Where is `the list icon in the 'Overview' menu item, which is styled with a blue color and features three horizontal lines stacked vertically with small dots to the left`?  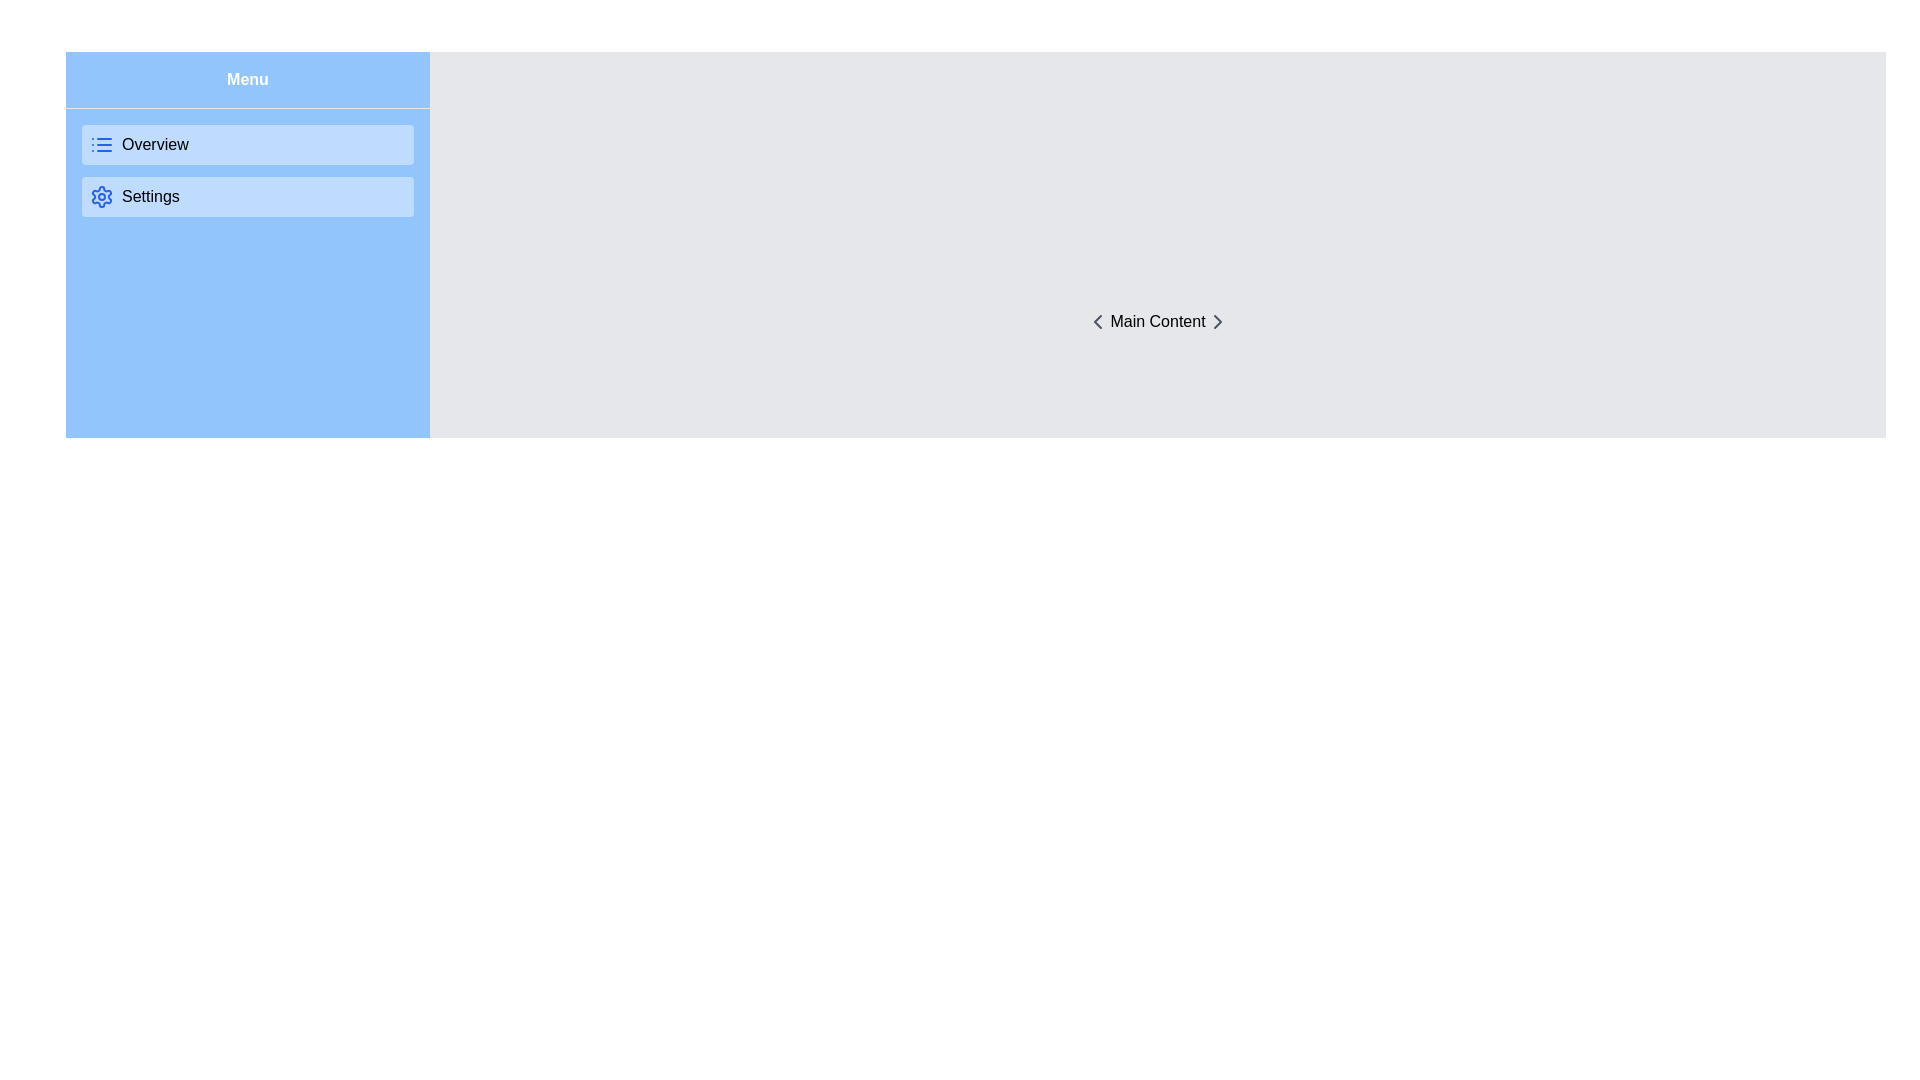 the list icon in the 'Overview' menu item, which is styled with a blue color and features three horizontal lines stacked vertically with small dots to the left is located at coordinates (100, 144).